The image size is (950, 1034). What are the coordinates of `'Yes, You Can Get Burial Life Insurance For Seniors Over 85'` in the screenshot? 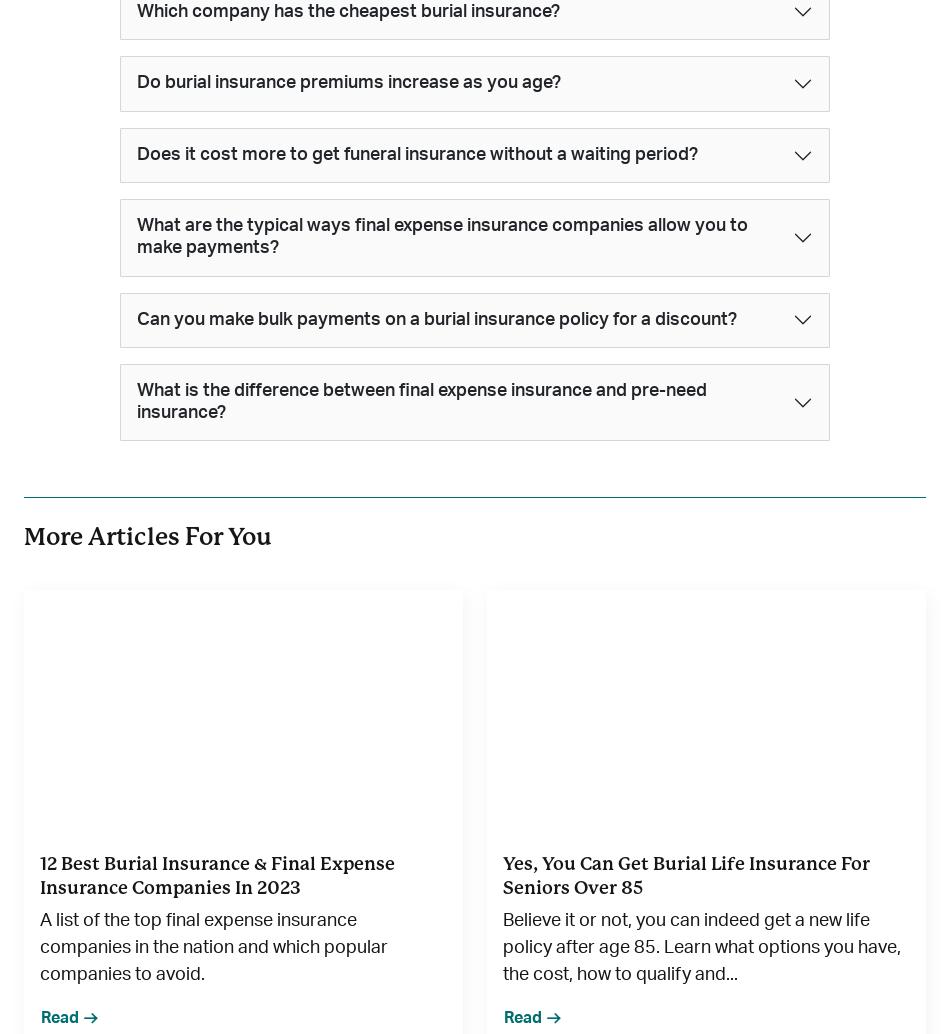 It's located at (503, 874).